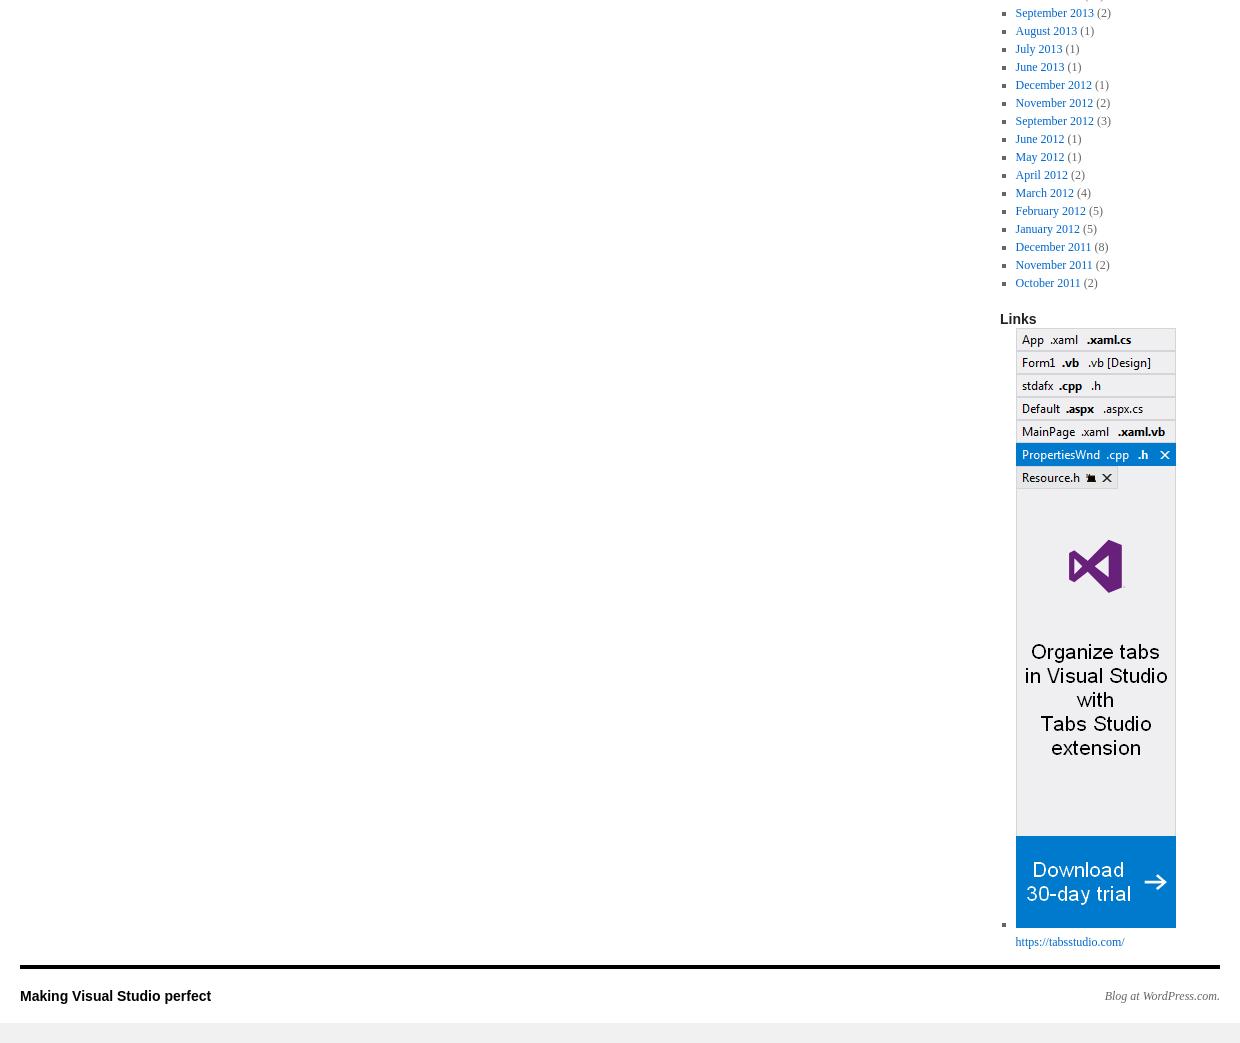  I want to click on 'September 2013', so click(1014, 12).